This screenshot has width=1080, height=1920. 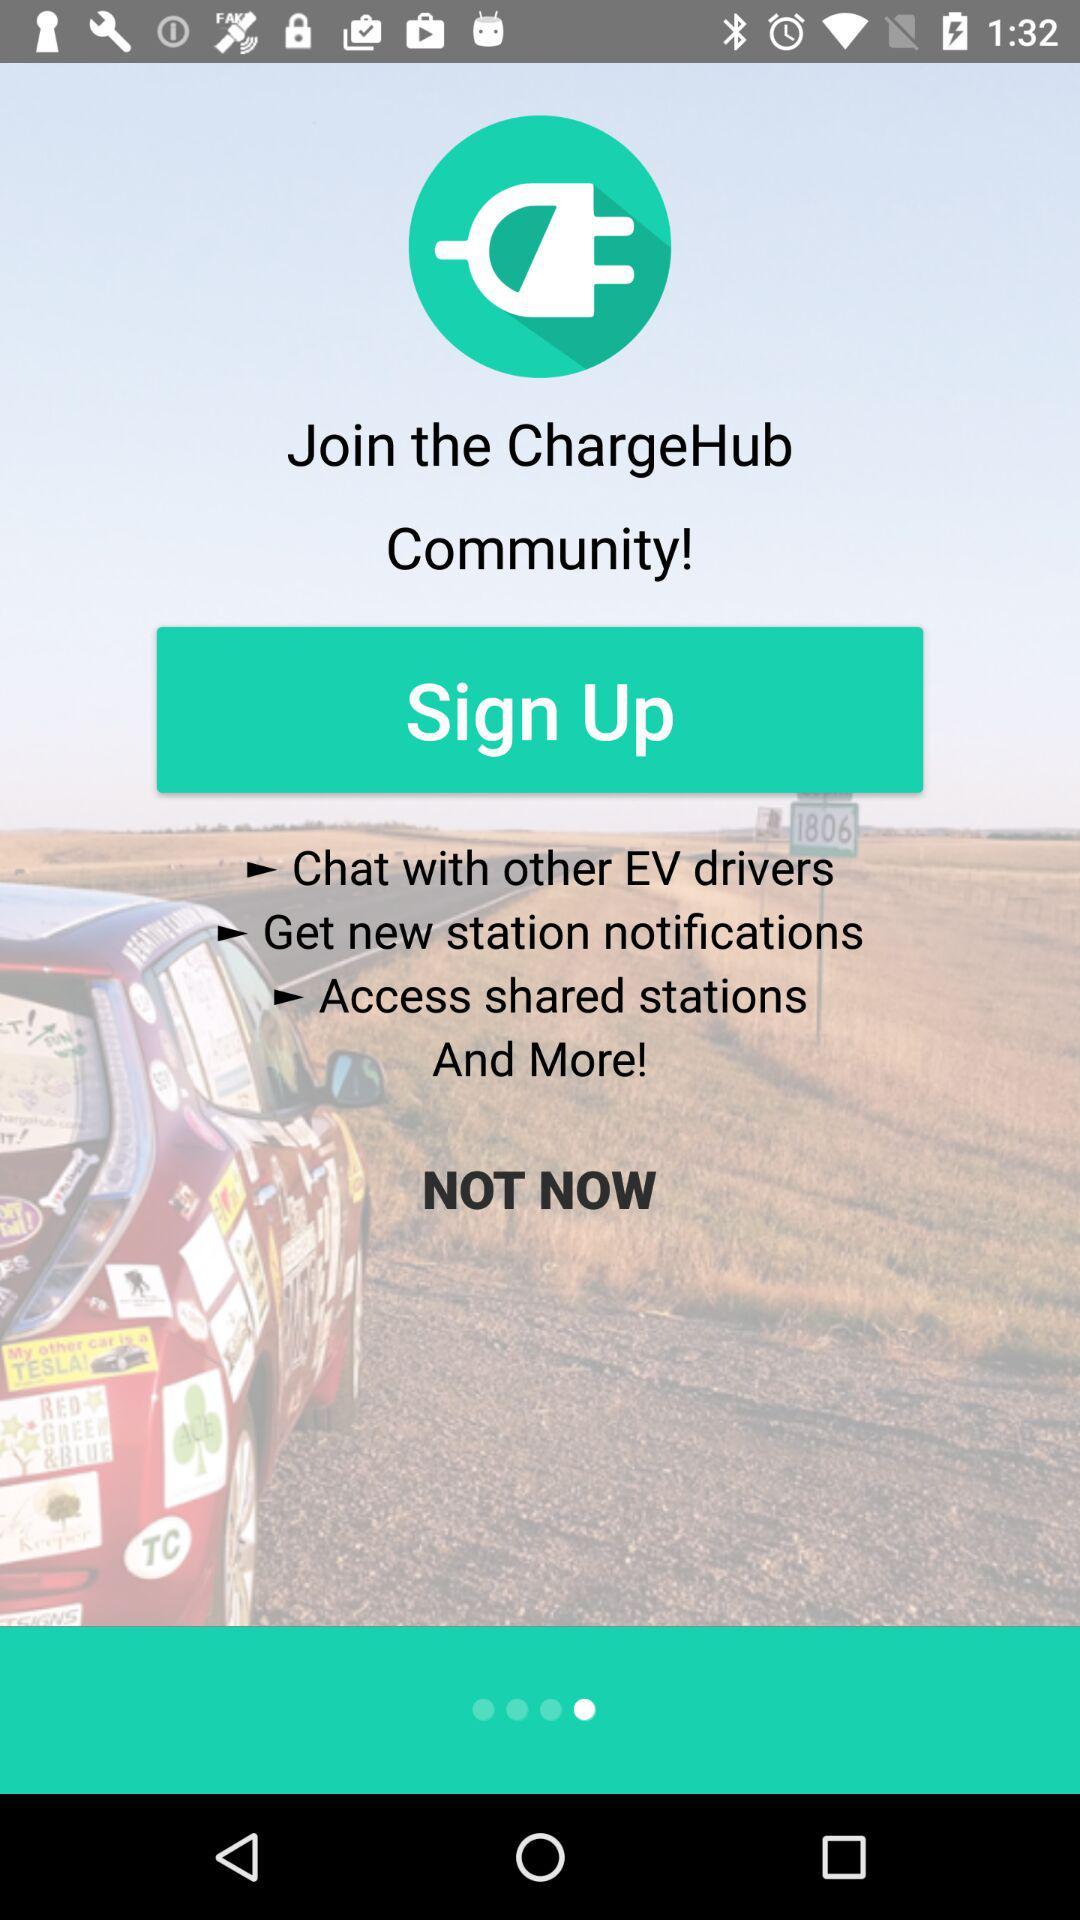 What do you see at coordinates (540, 709) in the screenshot?
I see `the sign up` at bounding box center [540, 709].